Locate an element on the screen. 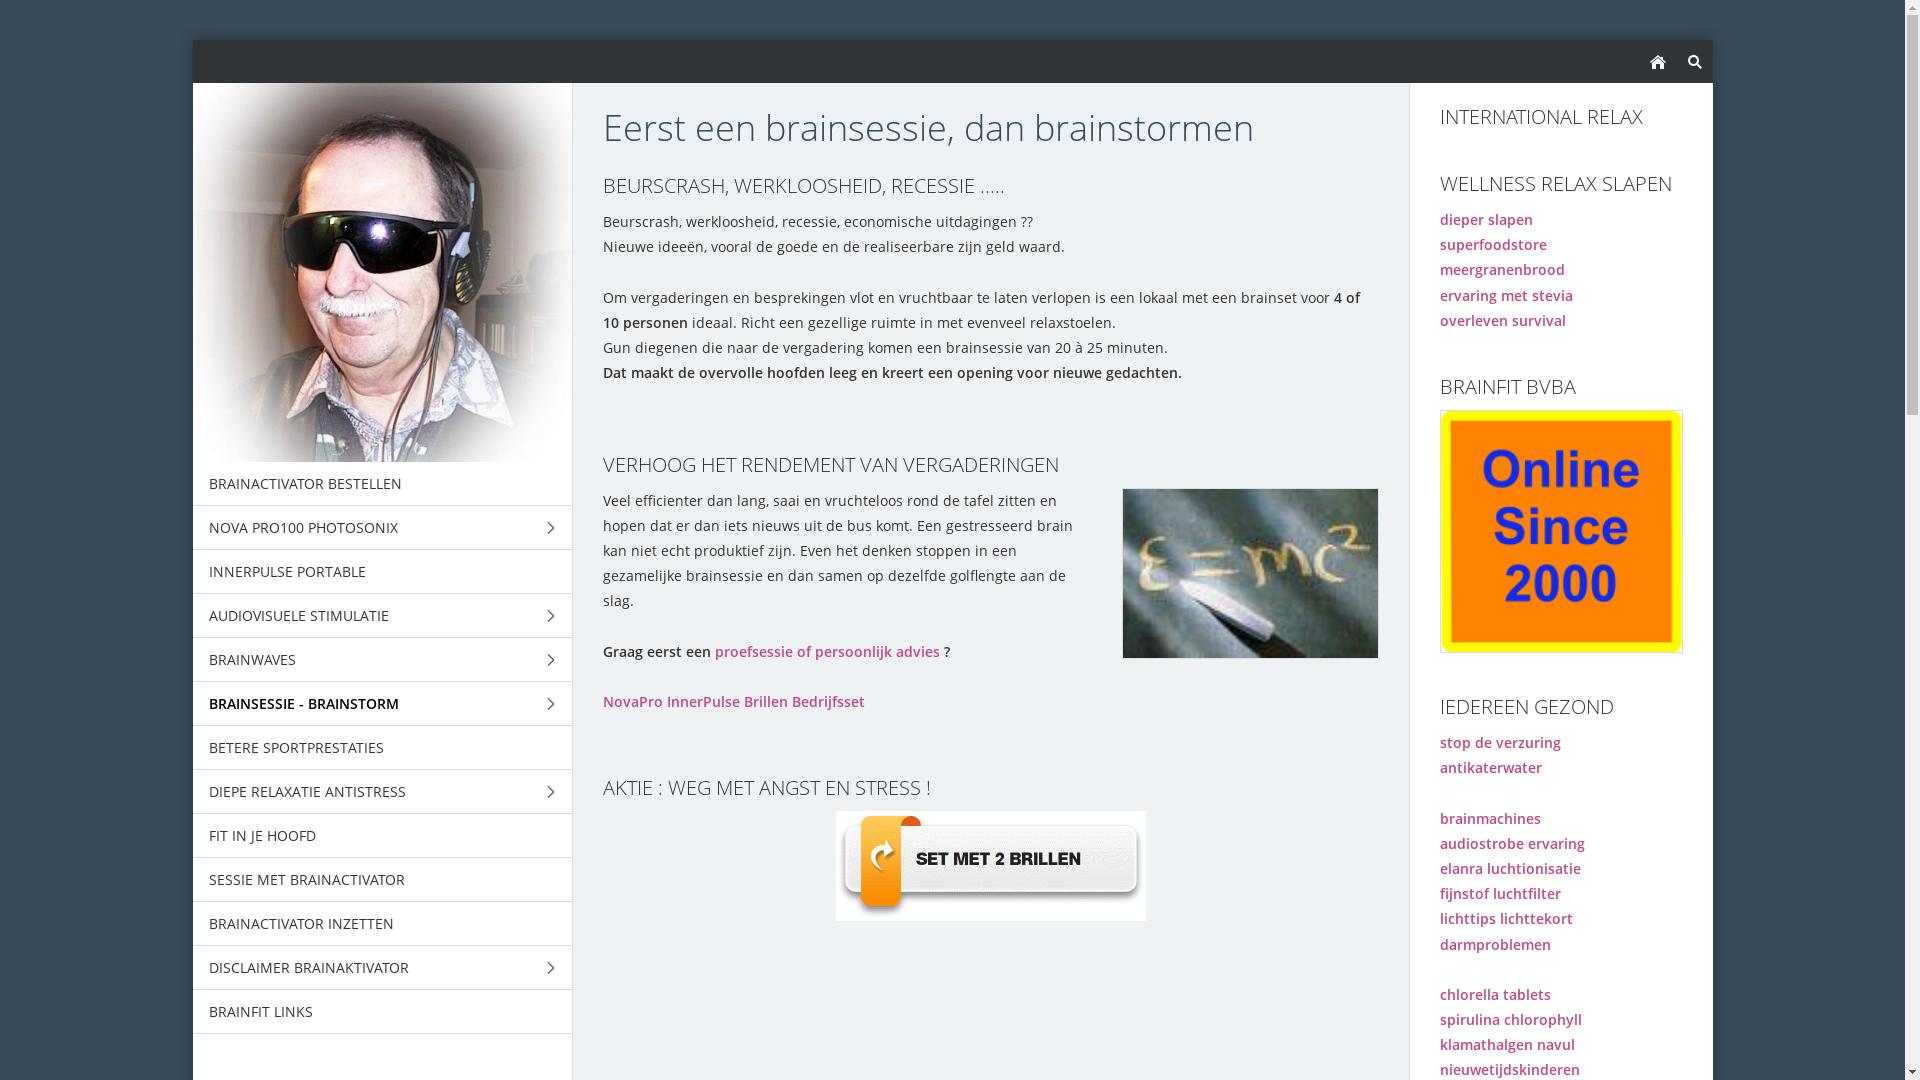 The height and width of the screenshot is (1080, 1920). 'klamathalgen navul' is located at coordinates (1507, 1043).